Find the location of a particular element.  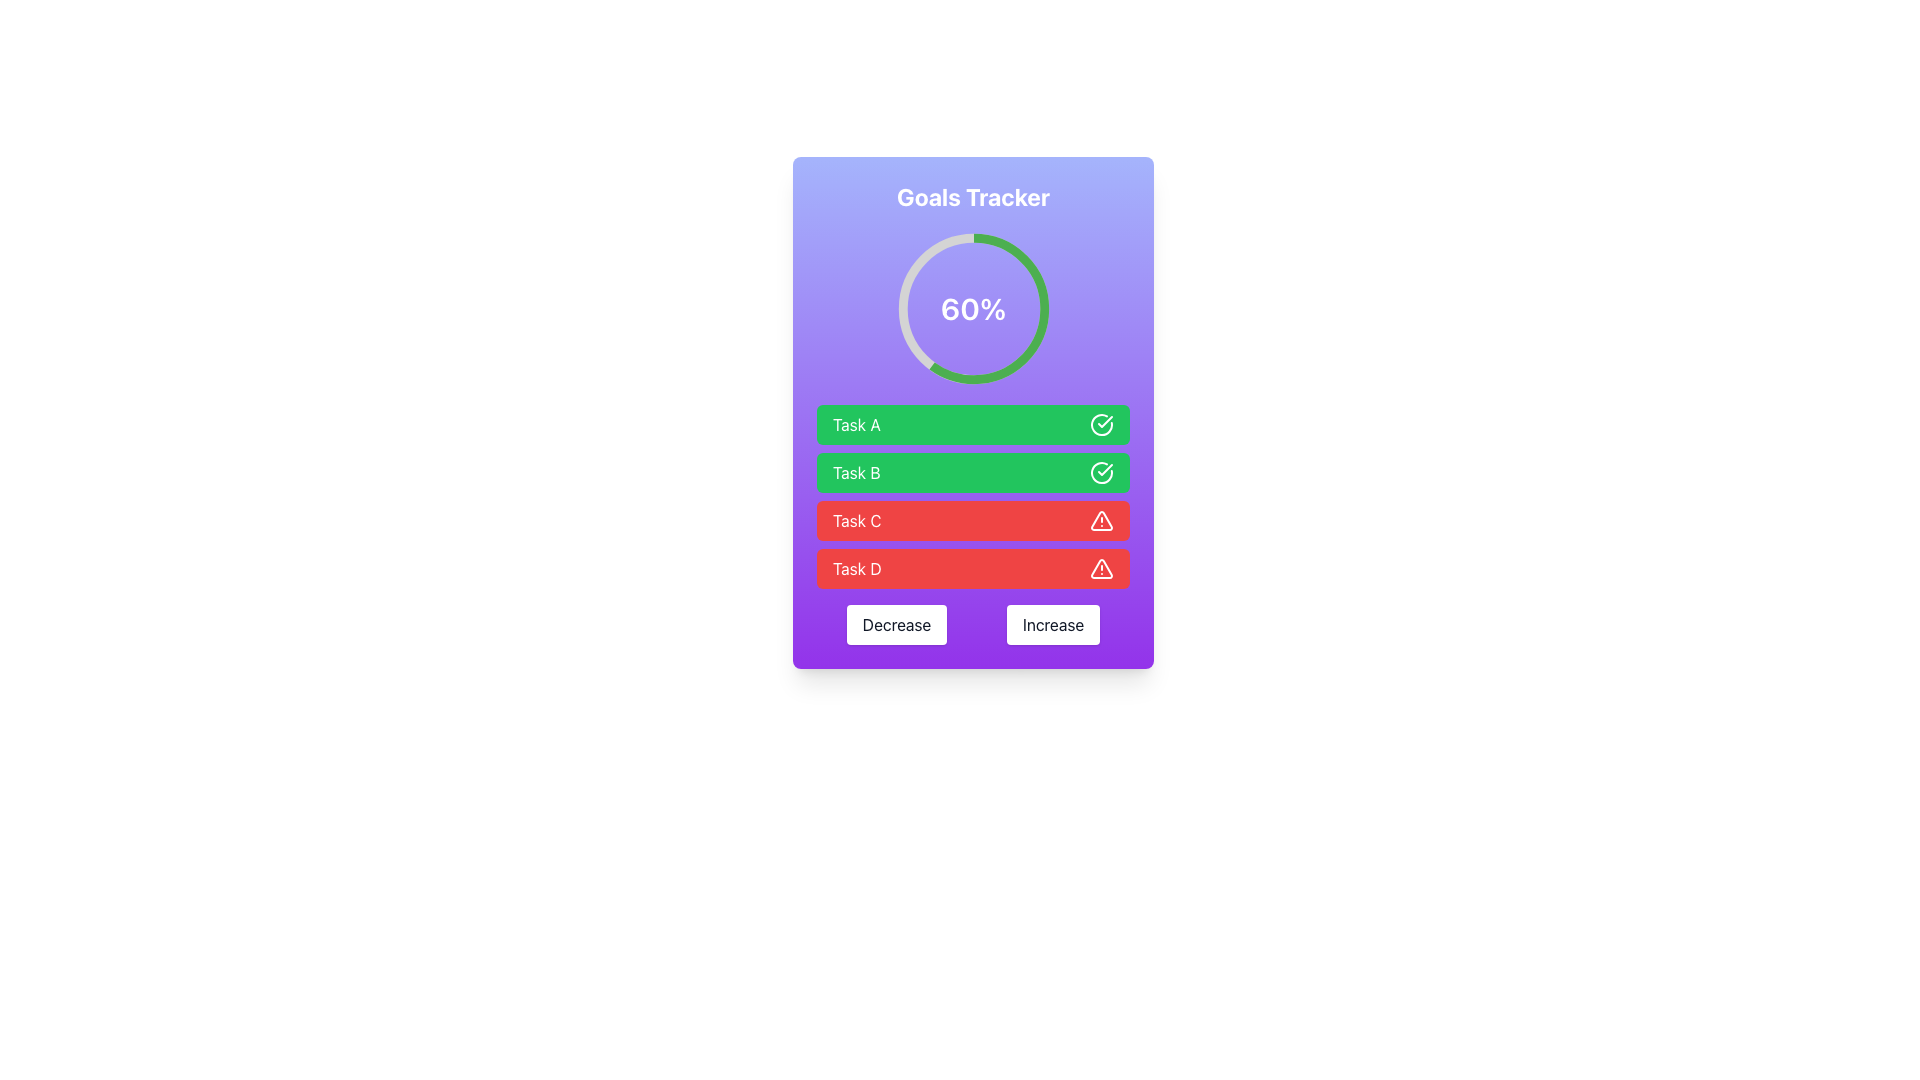

the label identifying 'Task C', which is located in the third row of a vertical task list, above 'Task D' and below 'Task B', and to the left of a warning icon is located at coordinates (857, 519).